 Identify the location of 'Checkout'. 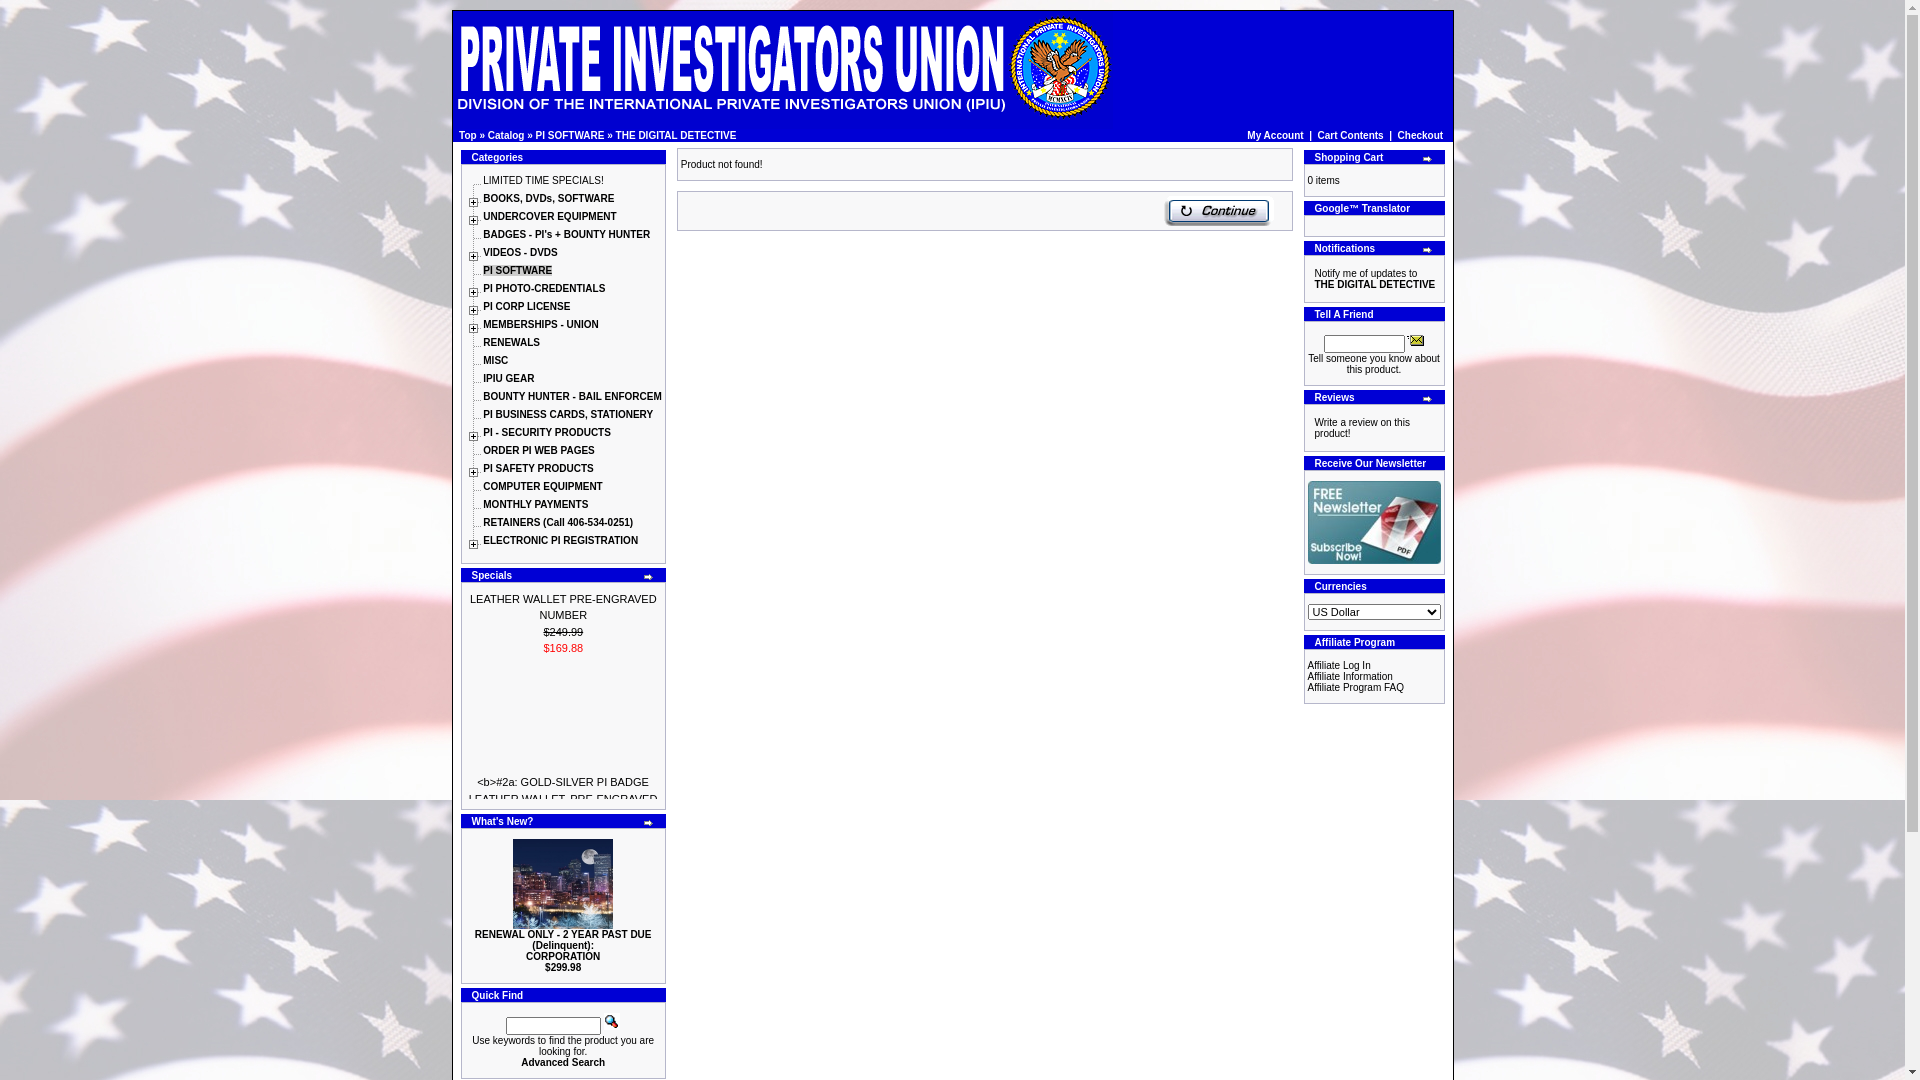
(1419, 135).